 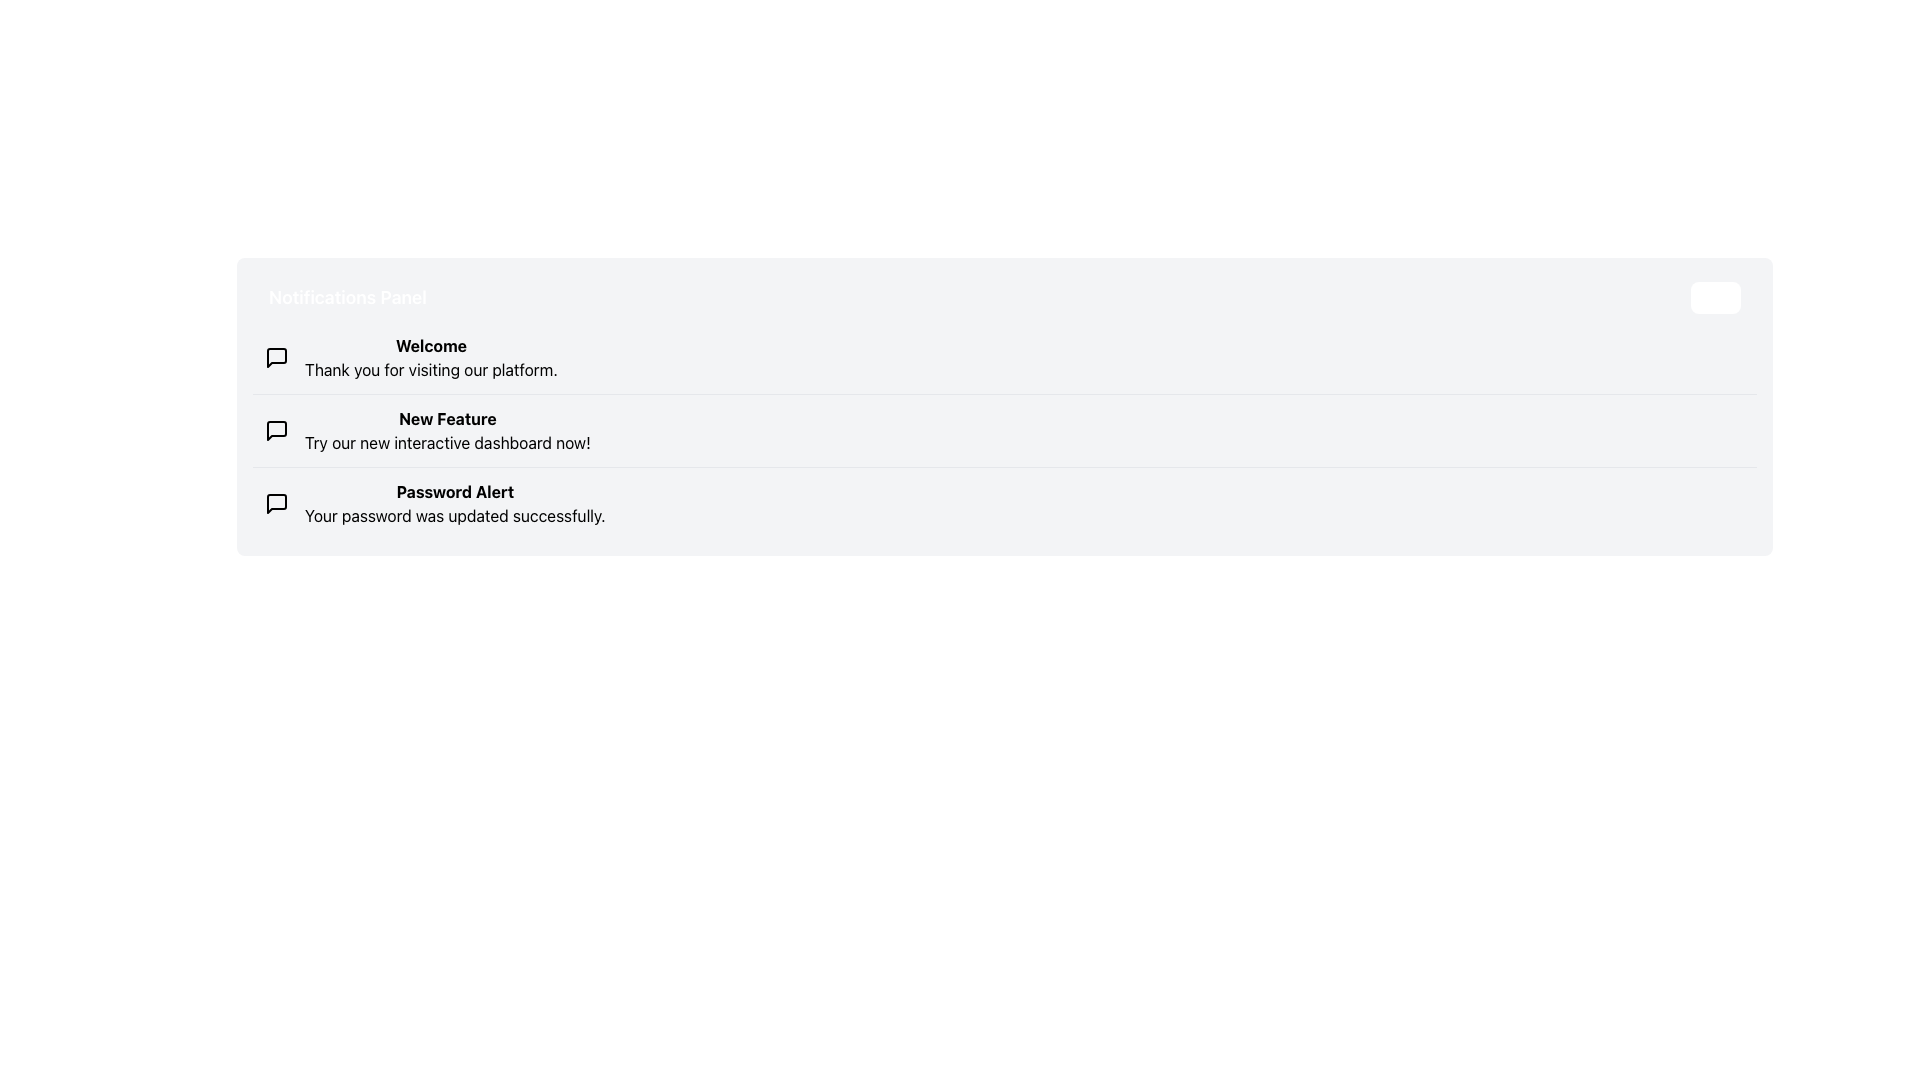 What do you see at coordinates (446, 442) in the screenshot?
I see `the text element that provides a notification about a new feature, located immediately below the bolded text 'New Feature'` at bounding box center [446, 442].